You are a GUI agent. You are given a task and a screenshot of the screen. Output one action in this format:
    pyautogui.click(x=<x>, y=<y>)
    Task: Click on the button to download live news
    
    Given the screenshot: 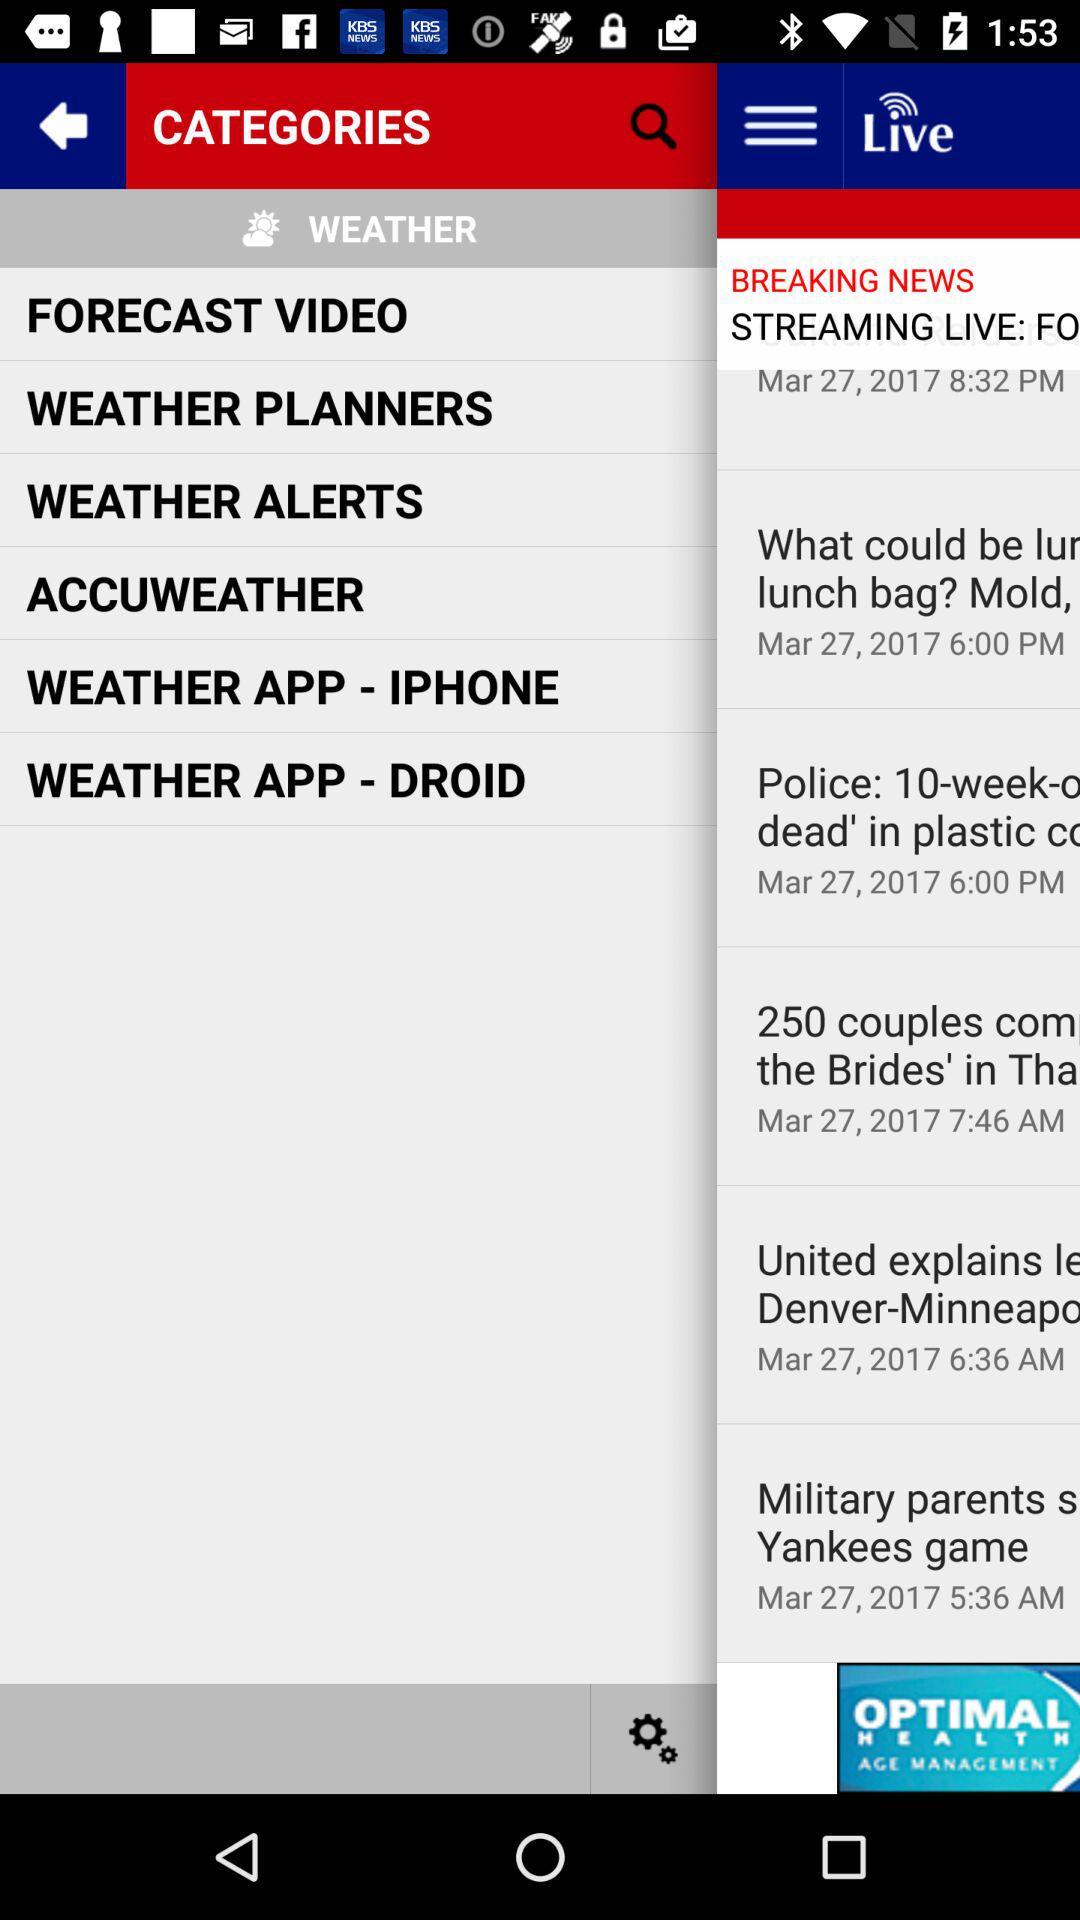 What is the action you would take?
    pyautogui.click(x=906, y=124)
    